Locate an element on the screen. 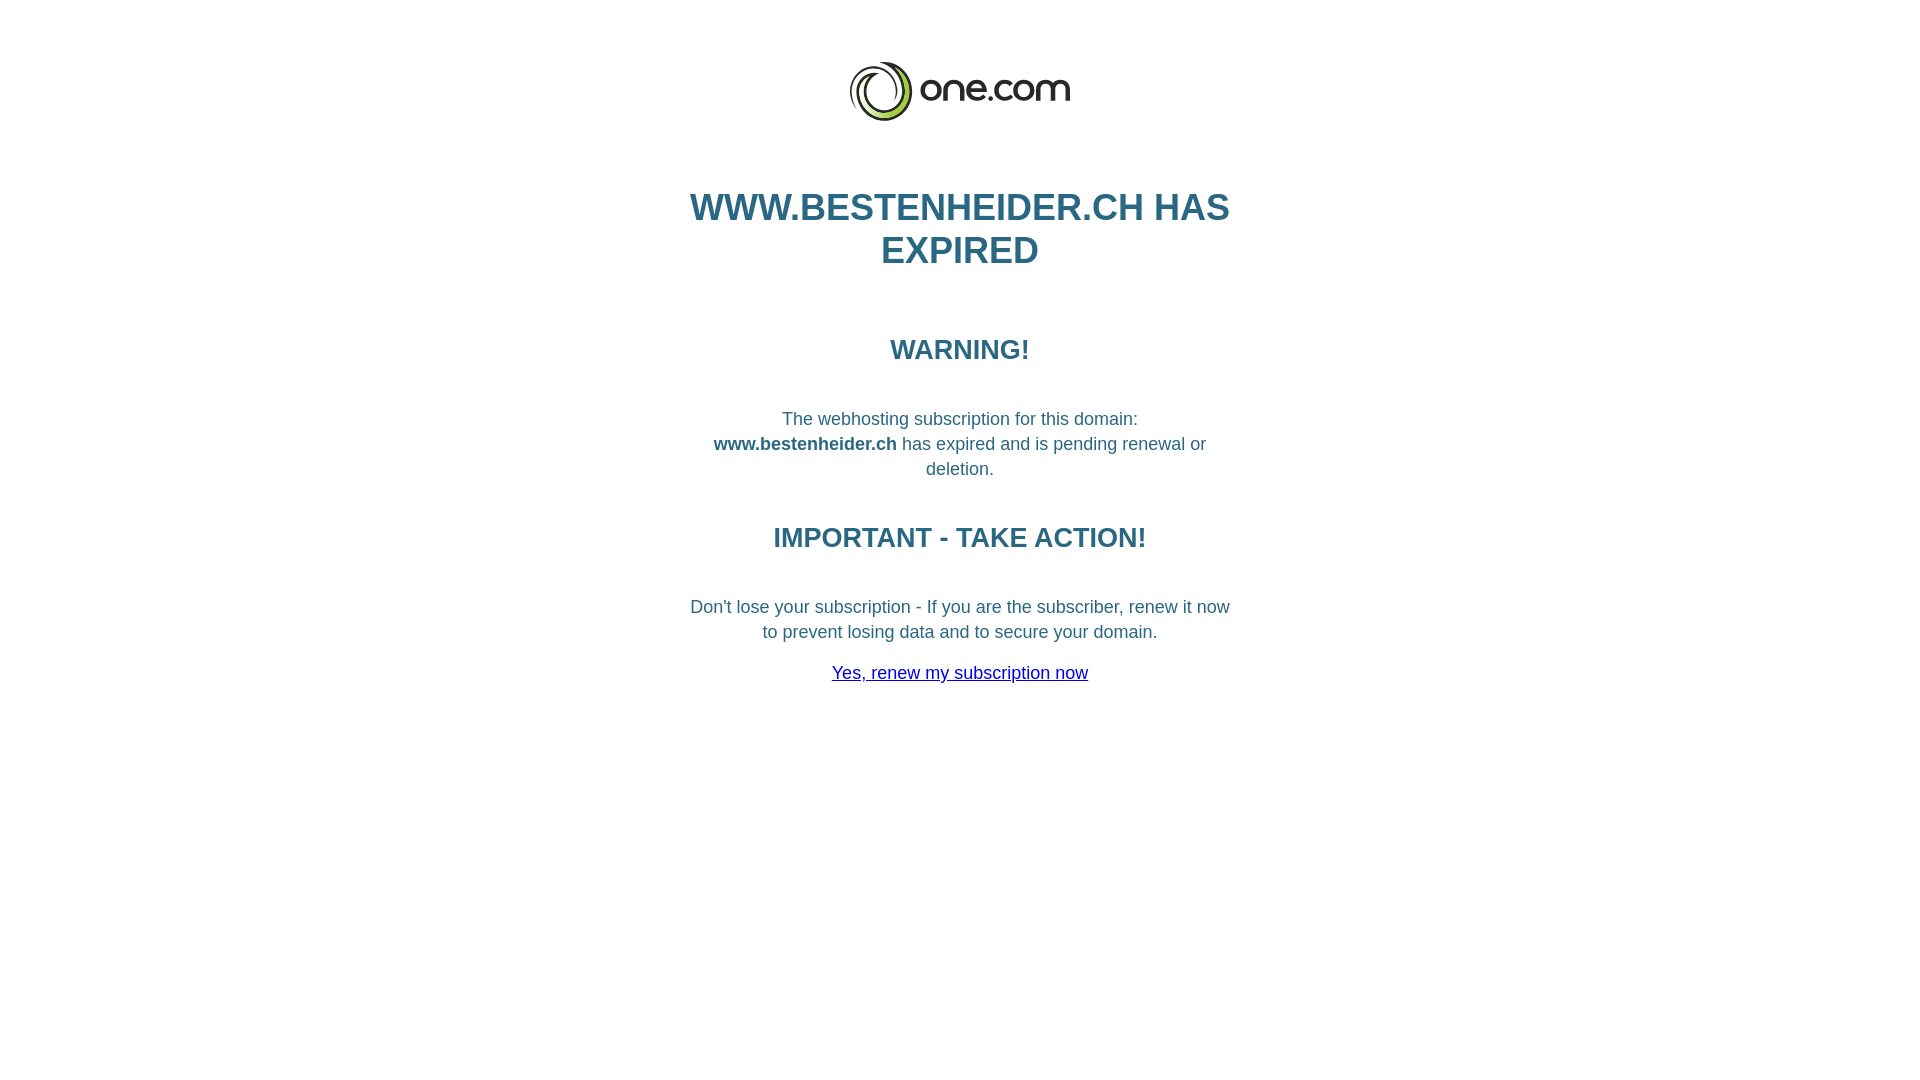 This screenshot has width=1920, height=1080. 'Yes, renew my subscription now' is located at coordinates (960, 672).